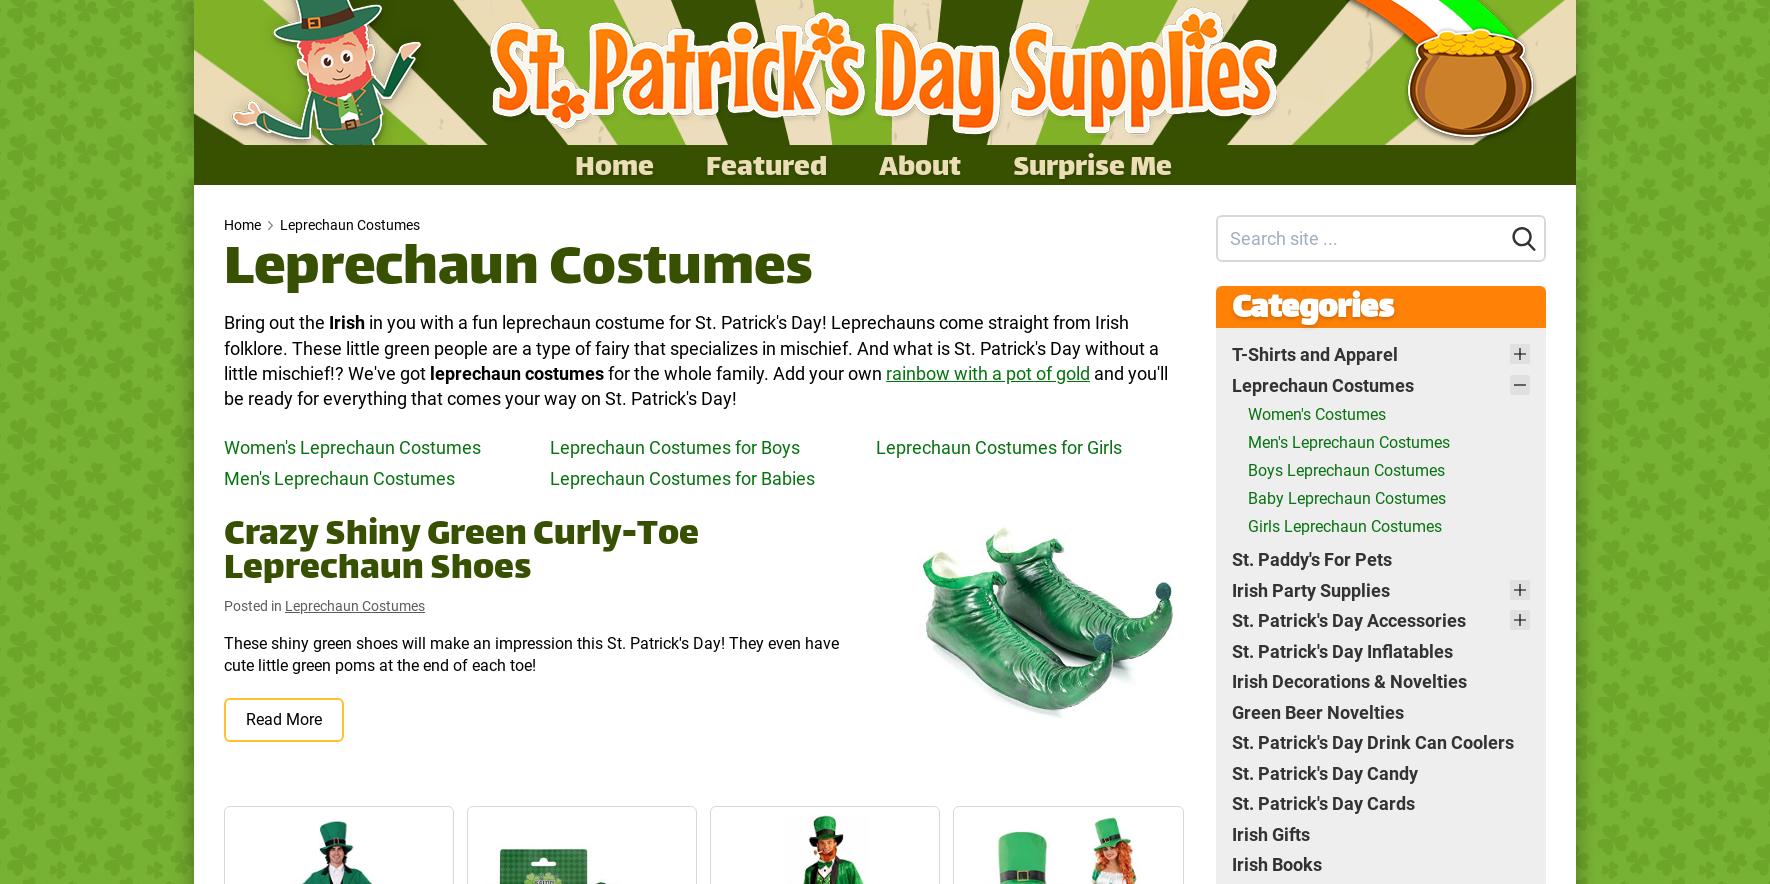 The width and height of the screenshot is (1770, 884). I want to click on 'Boys Leprechaun Costumes', so click(1345, 470).